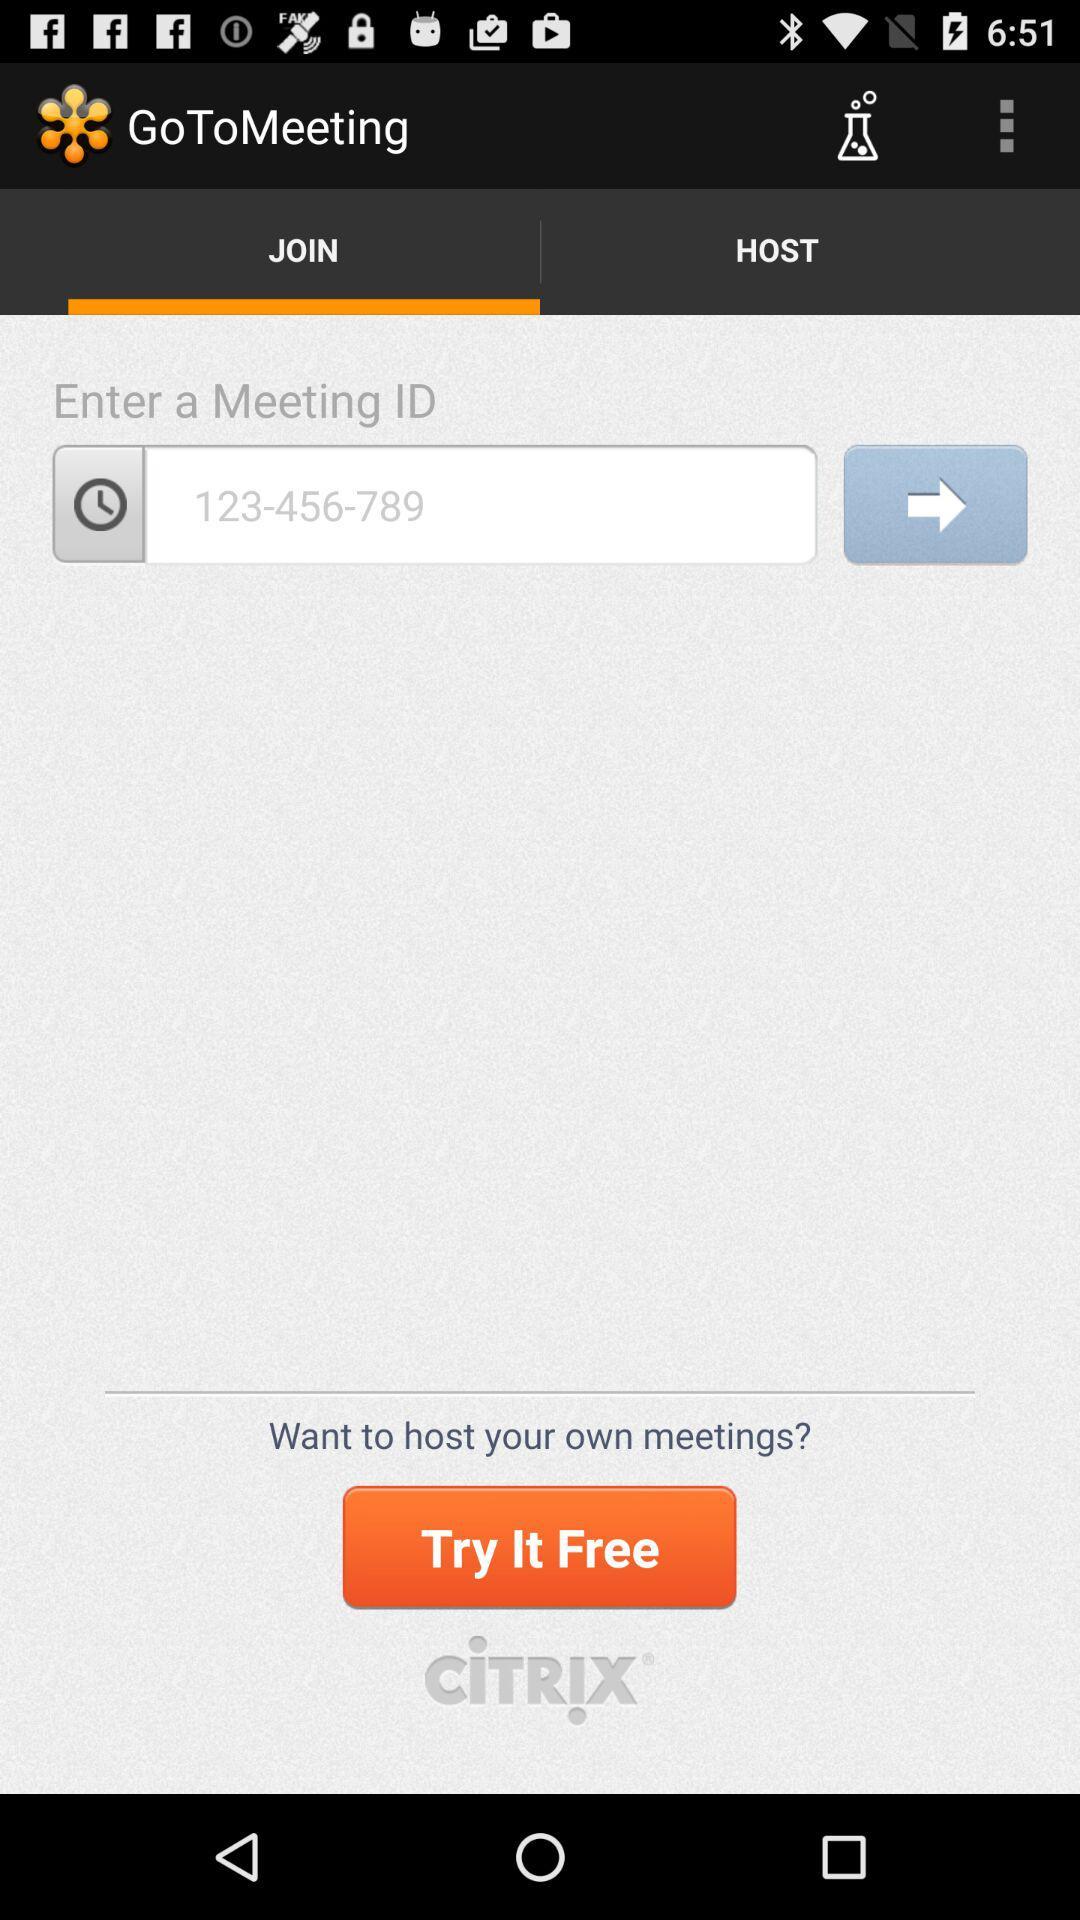 This screenshot has width=1080, height=1920. What do you see at coordinates (935, 540) in the screenshot?
I see `the arrow_forward icon` at bounding box center [935, 540].